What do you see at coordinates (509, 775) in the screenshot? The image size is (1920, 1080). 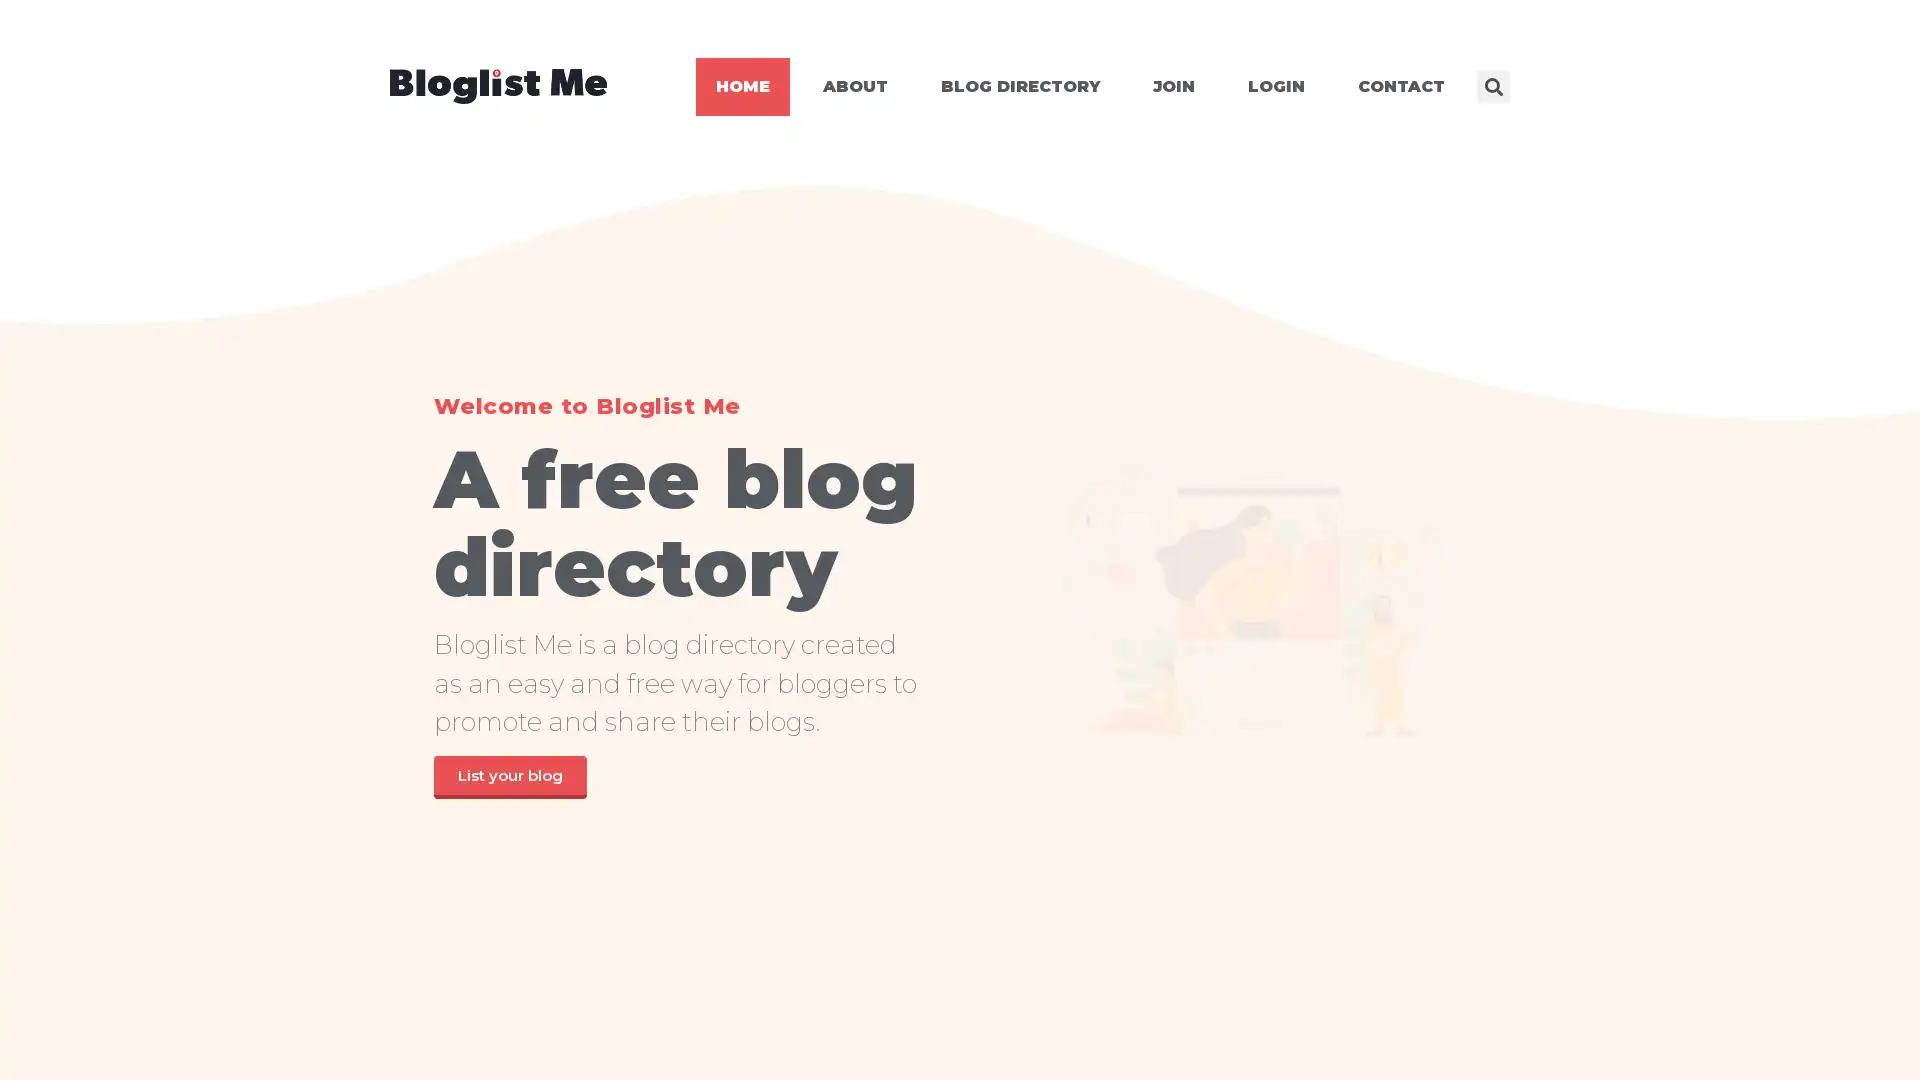 I see `List your blog` at bounding box center [509, 775].